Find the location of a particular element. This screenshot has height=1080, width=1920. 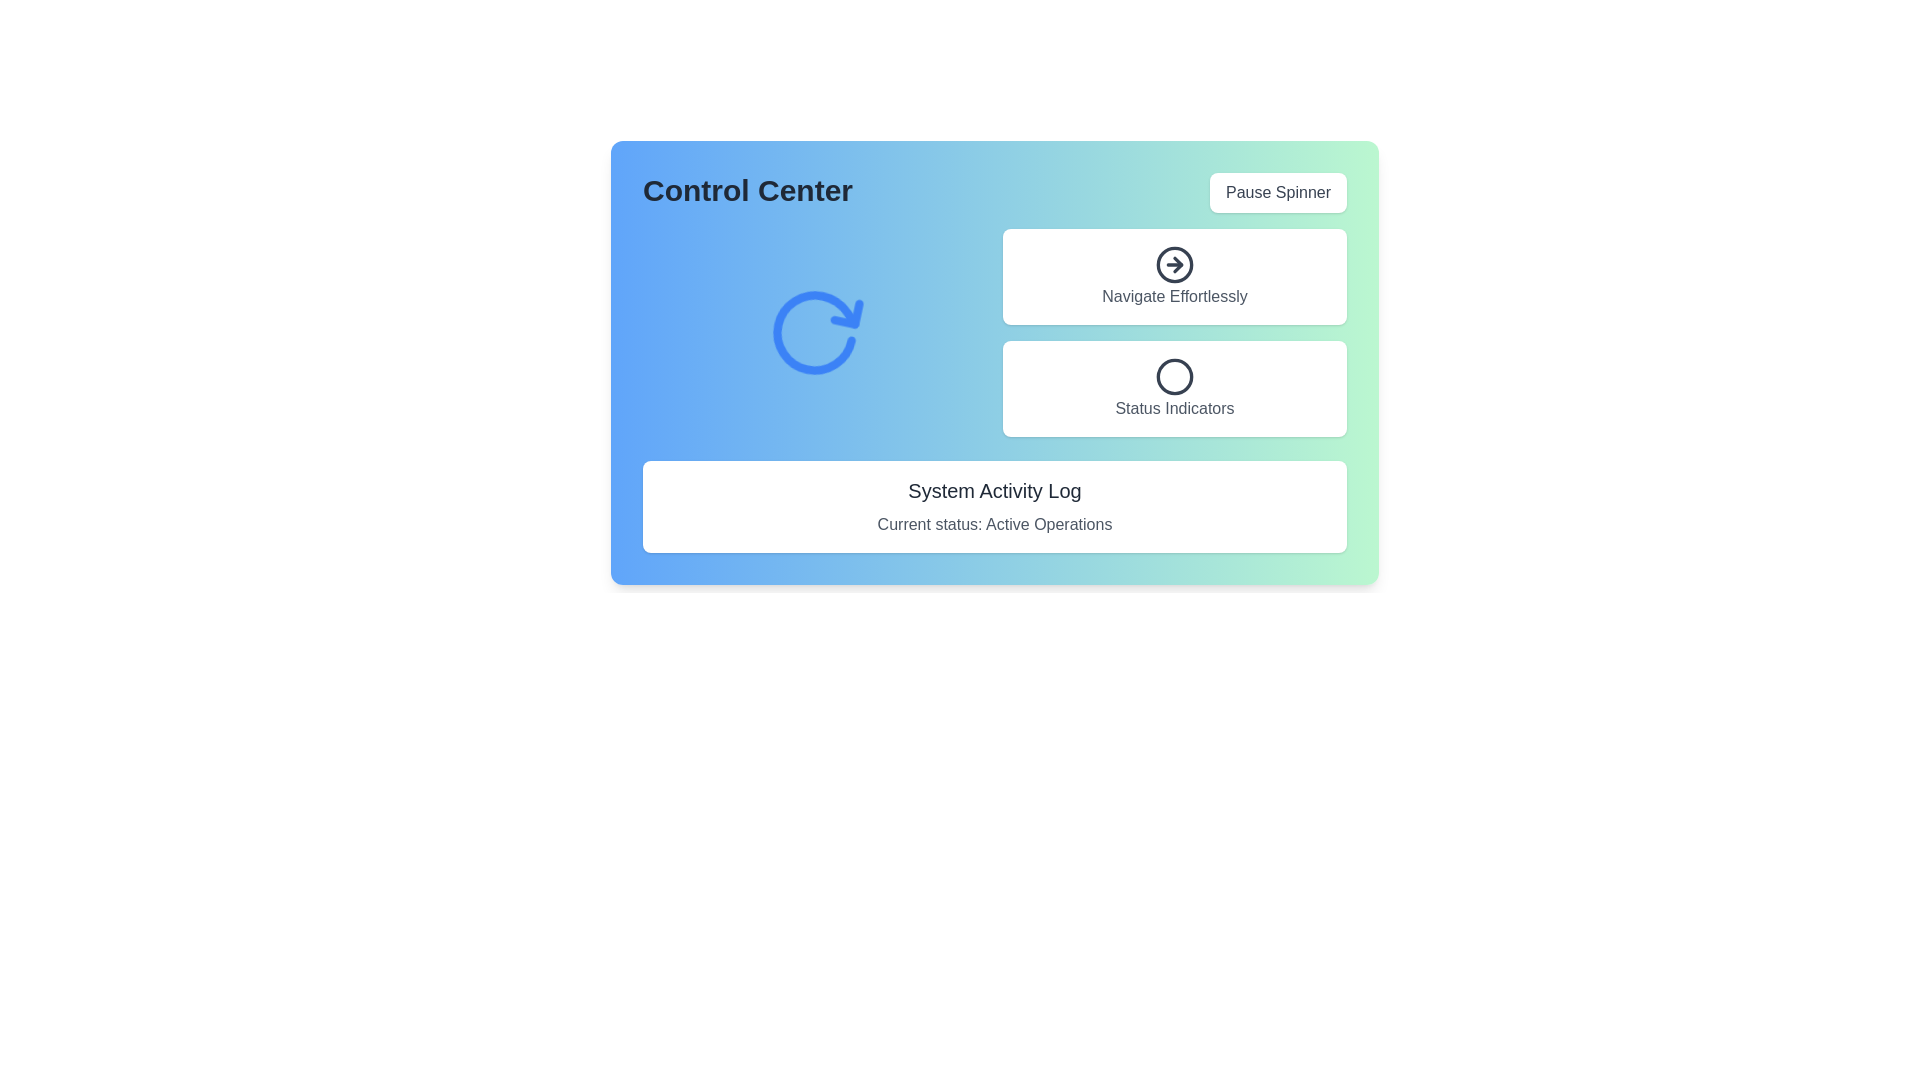

the informational text element displaying 'Current status: Active Operations', which is centered beneath the 'System Activity Log' heading is located at coordinates (994, 523).